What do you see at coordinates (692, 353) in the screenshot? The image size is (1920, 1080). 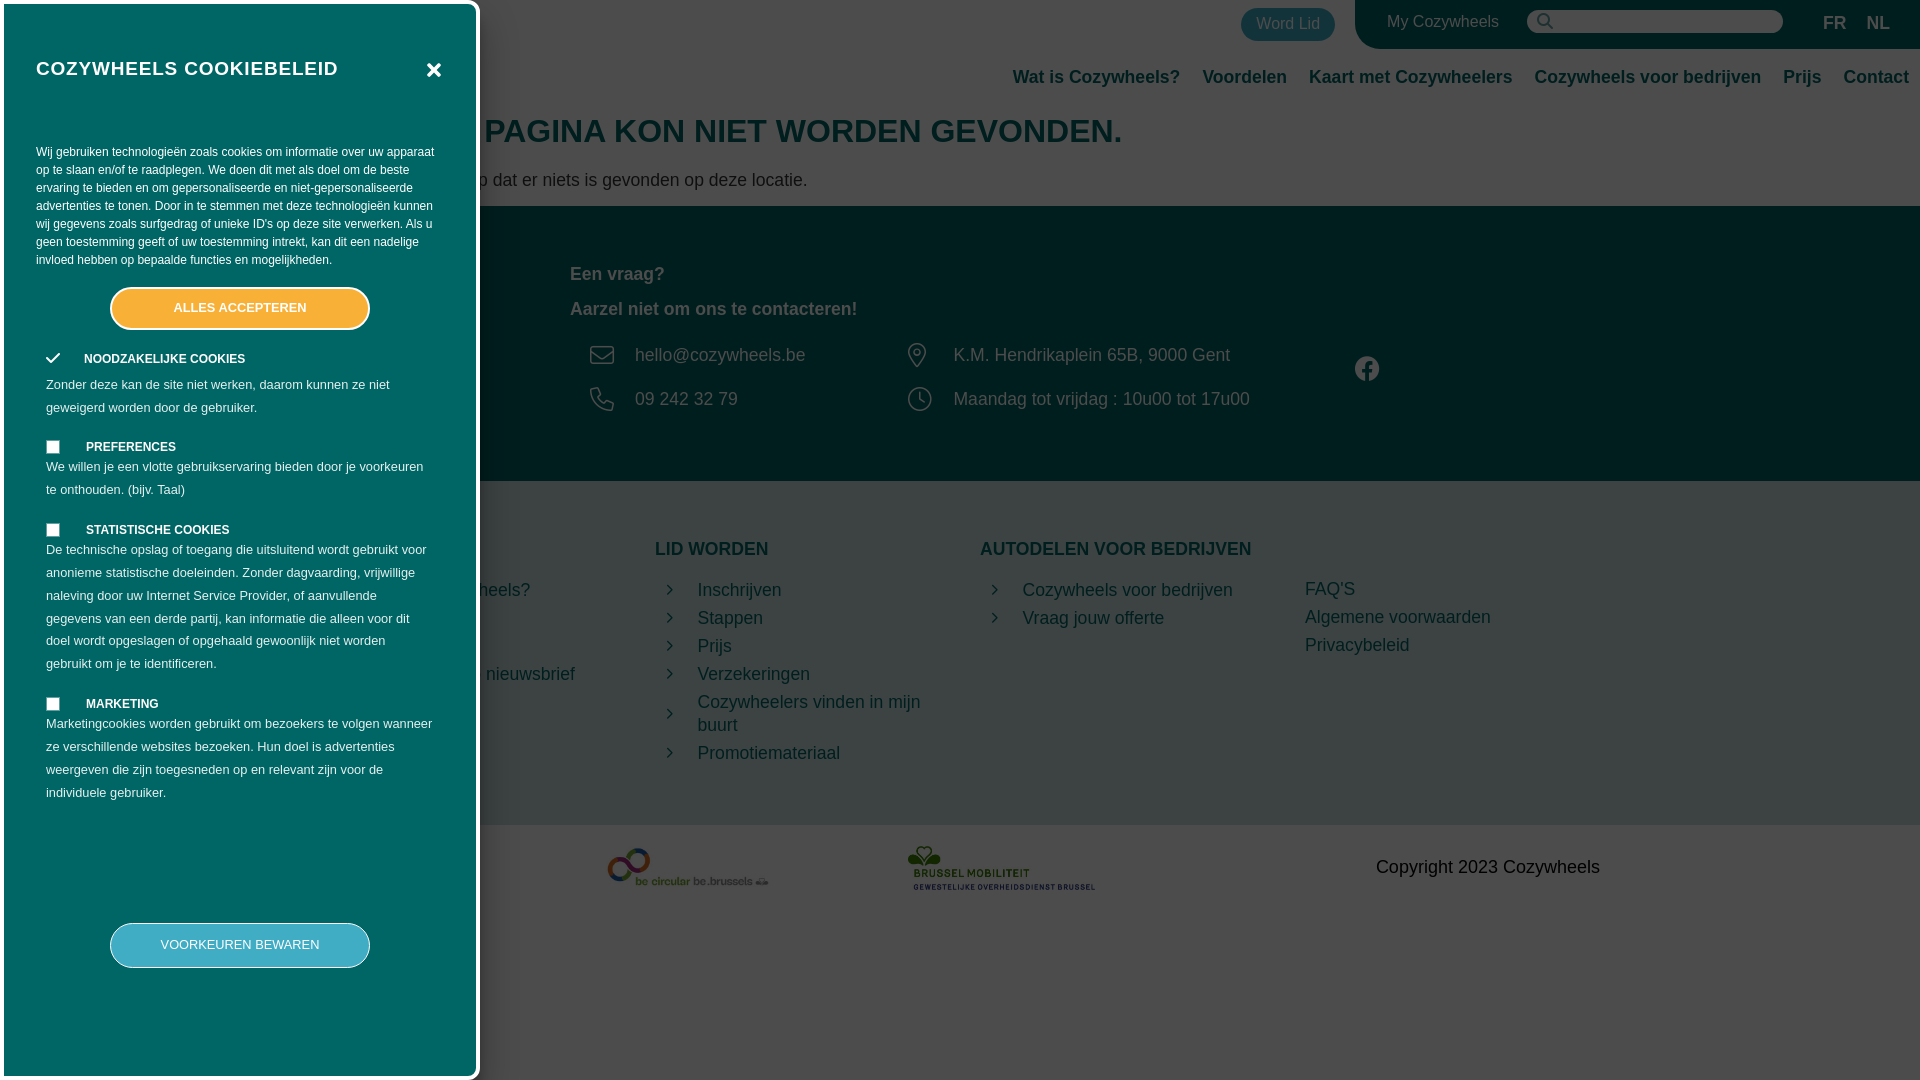 I see `'hello@cozywheels.be'` at bounding box center [692, 353].